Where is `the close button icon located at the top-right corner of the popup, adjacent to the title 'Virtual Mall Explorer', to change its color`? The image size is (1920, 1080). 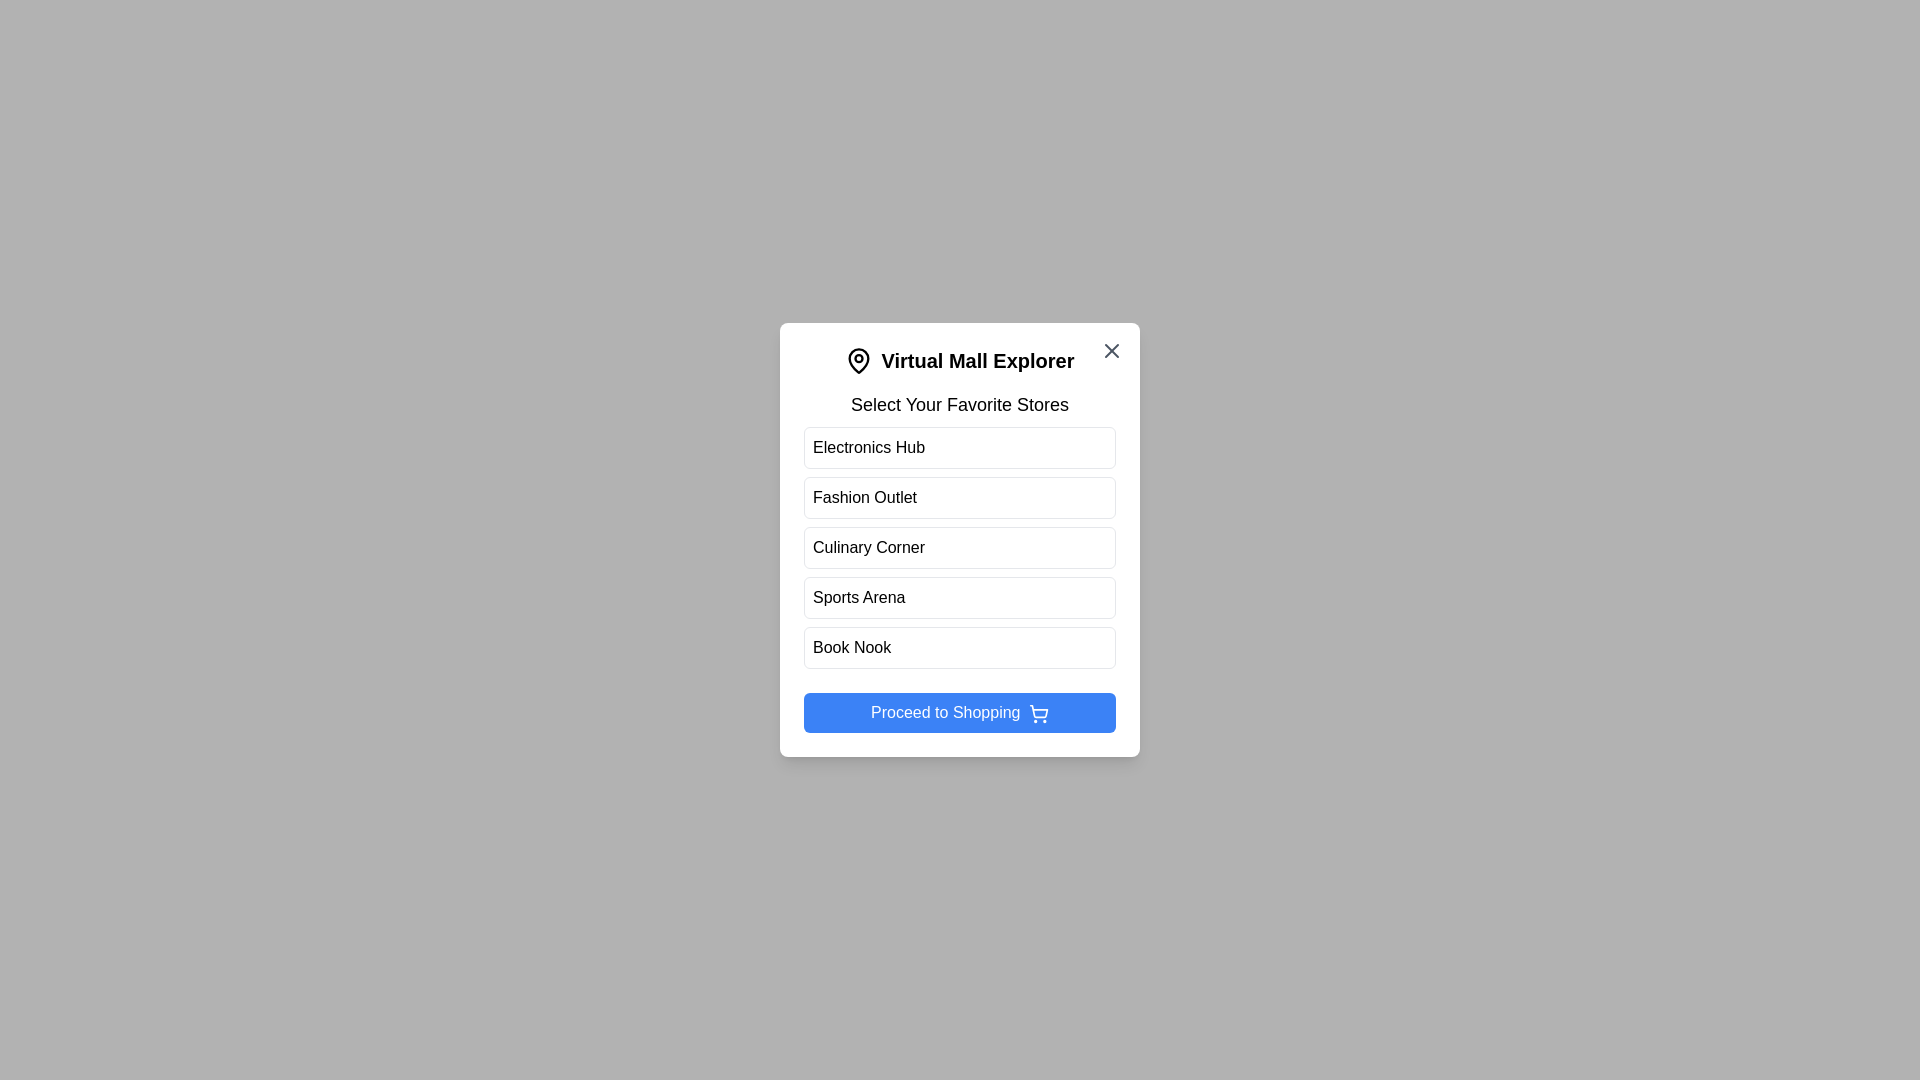
the close button icon located at the top-right corner of the popup, adjacent to the title 'Virtual Mall Explorer', to change its color is located at coordinates (1111, 350).